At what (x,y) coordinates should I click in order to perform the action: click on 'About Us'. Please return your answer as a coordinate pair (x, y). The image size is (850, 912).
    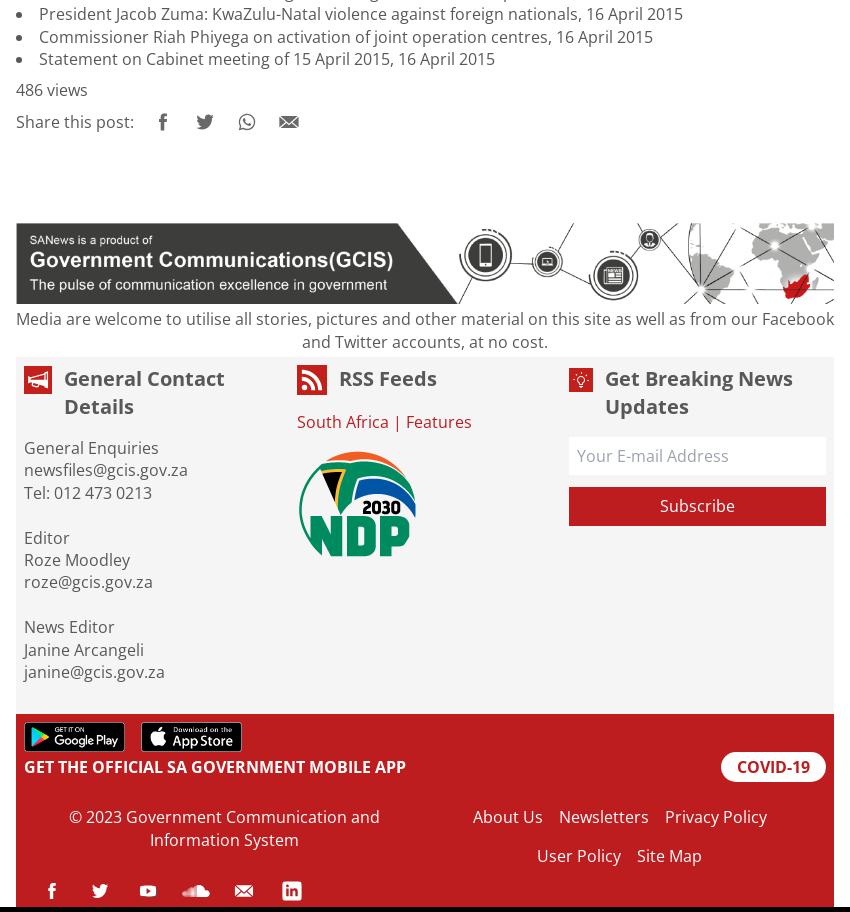
    Looking at the image, I should click on (507, 815).